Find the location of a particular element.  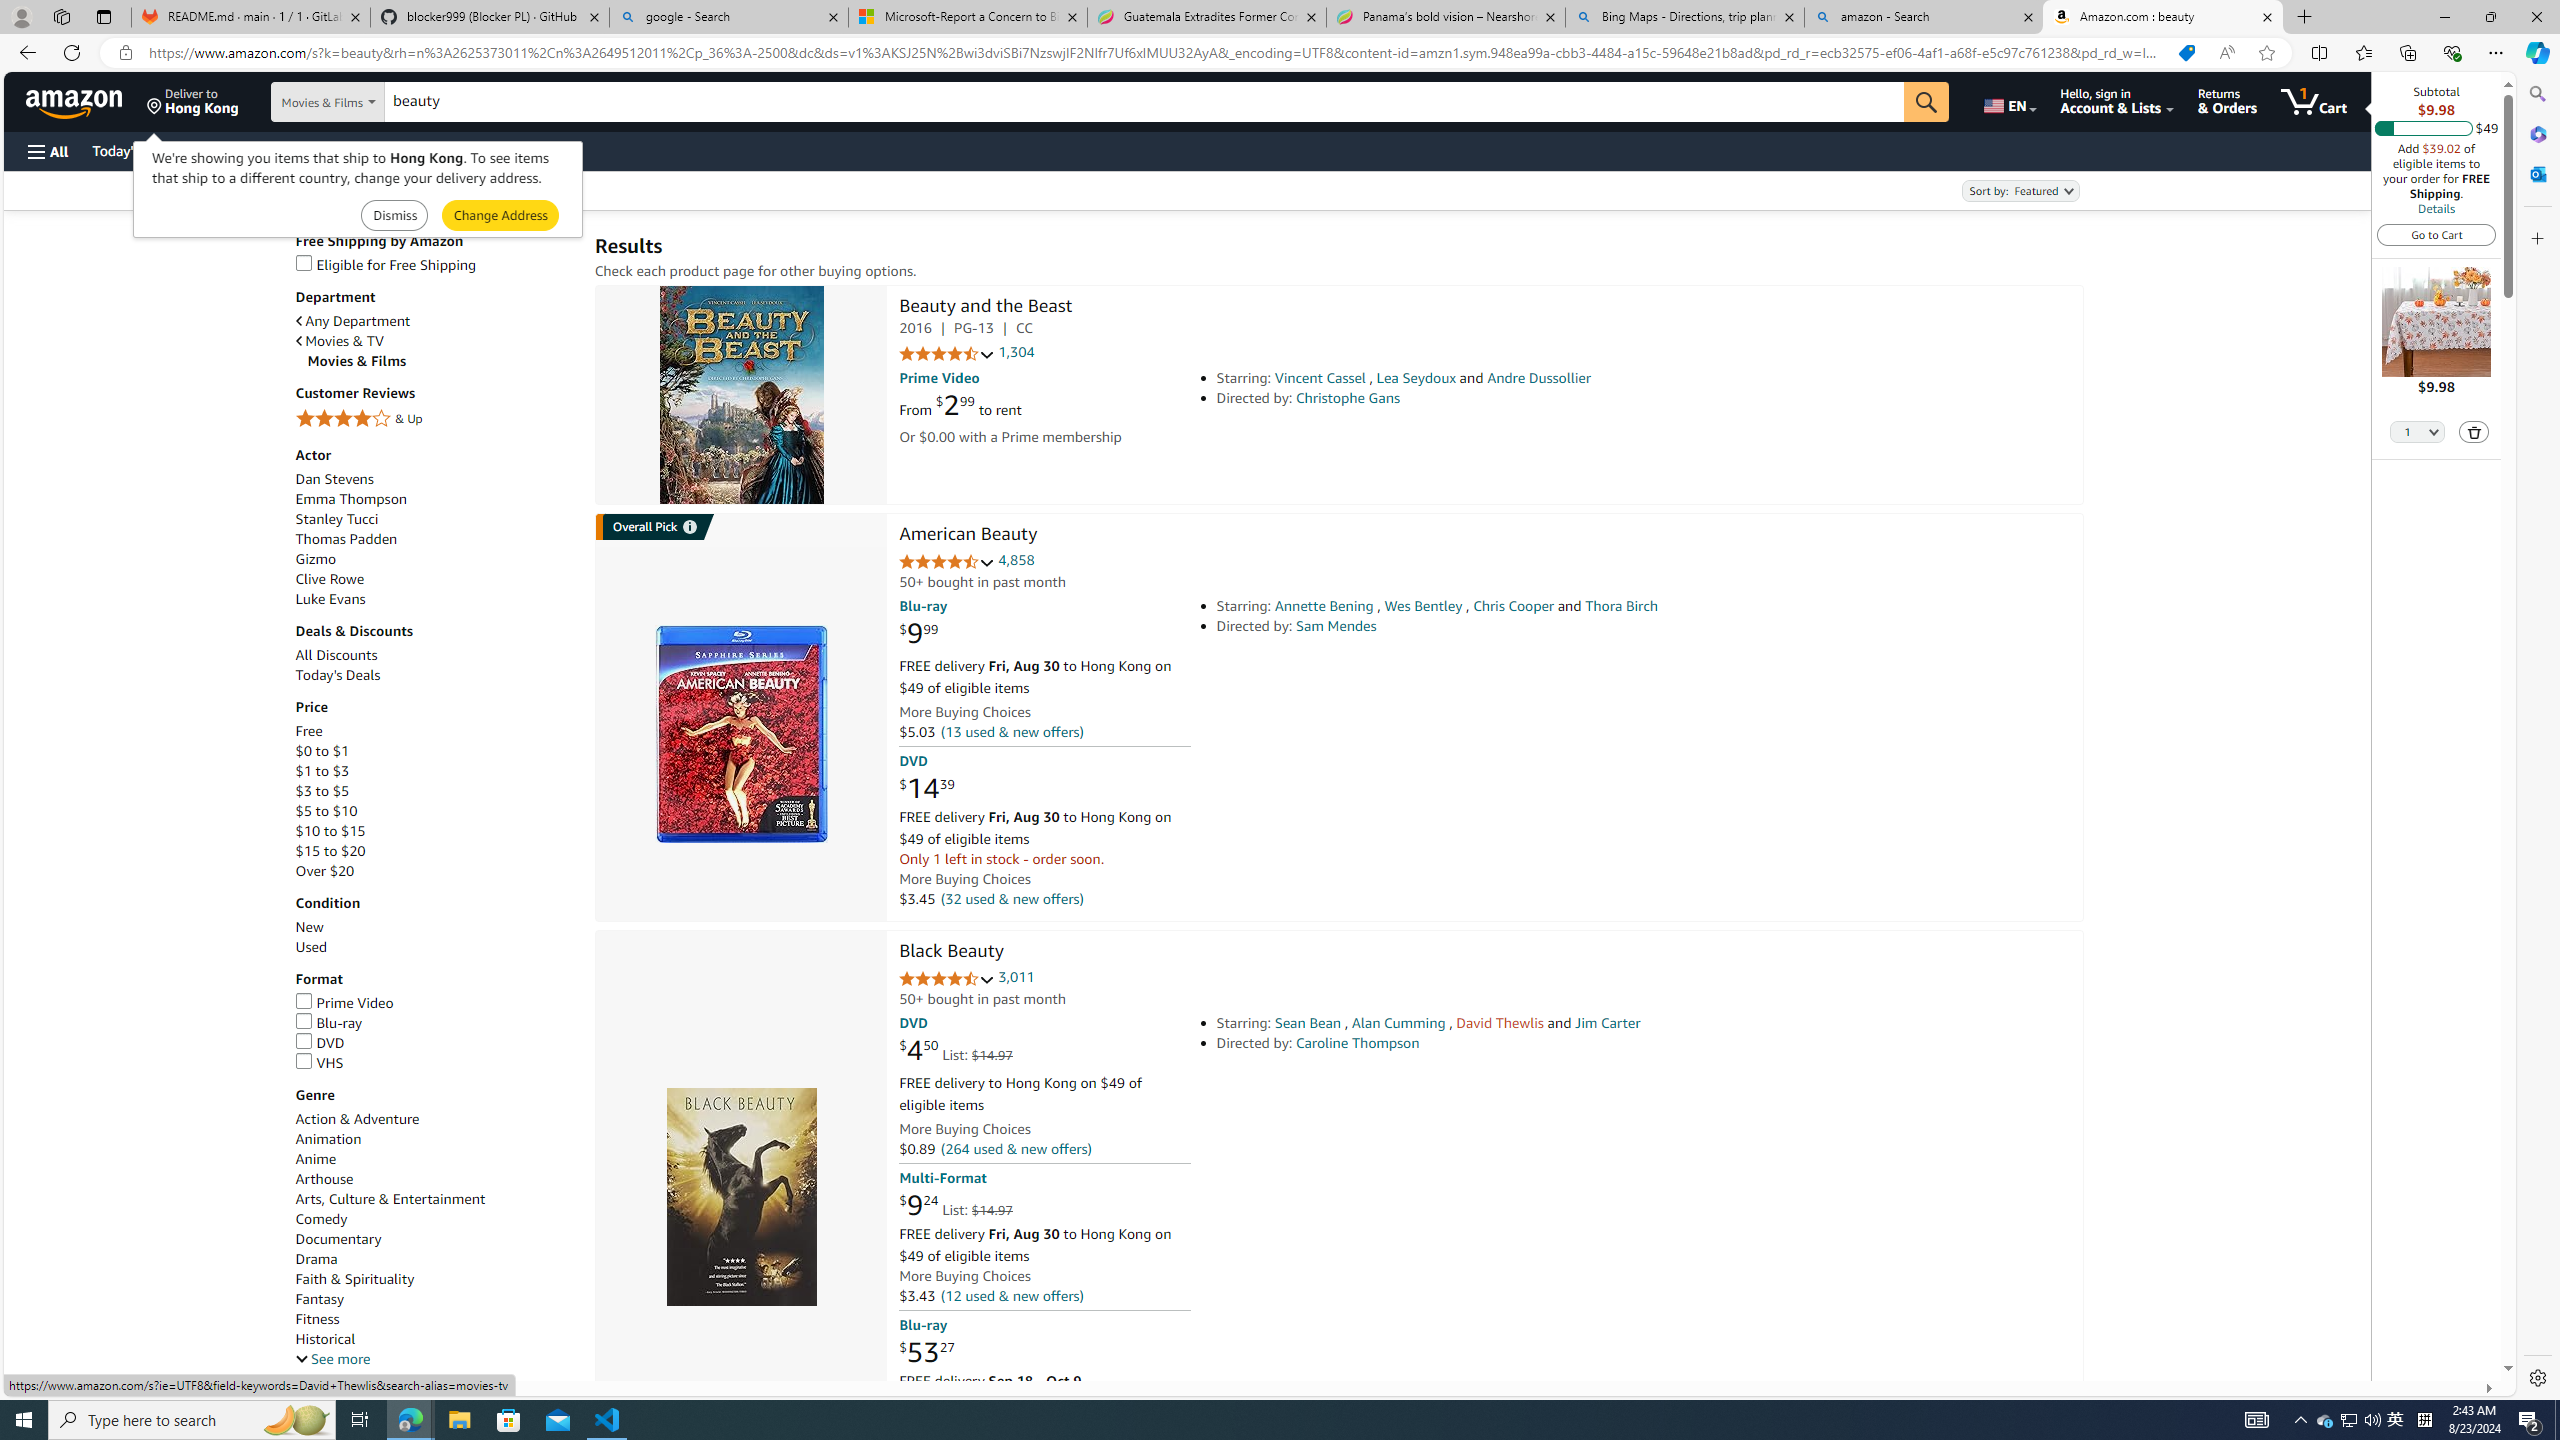

'(13 used & new offers)' is located at coordinates (1010, 731).